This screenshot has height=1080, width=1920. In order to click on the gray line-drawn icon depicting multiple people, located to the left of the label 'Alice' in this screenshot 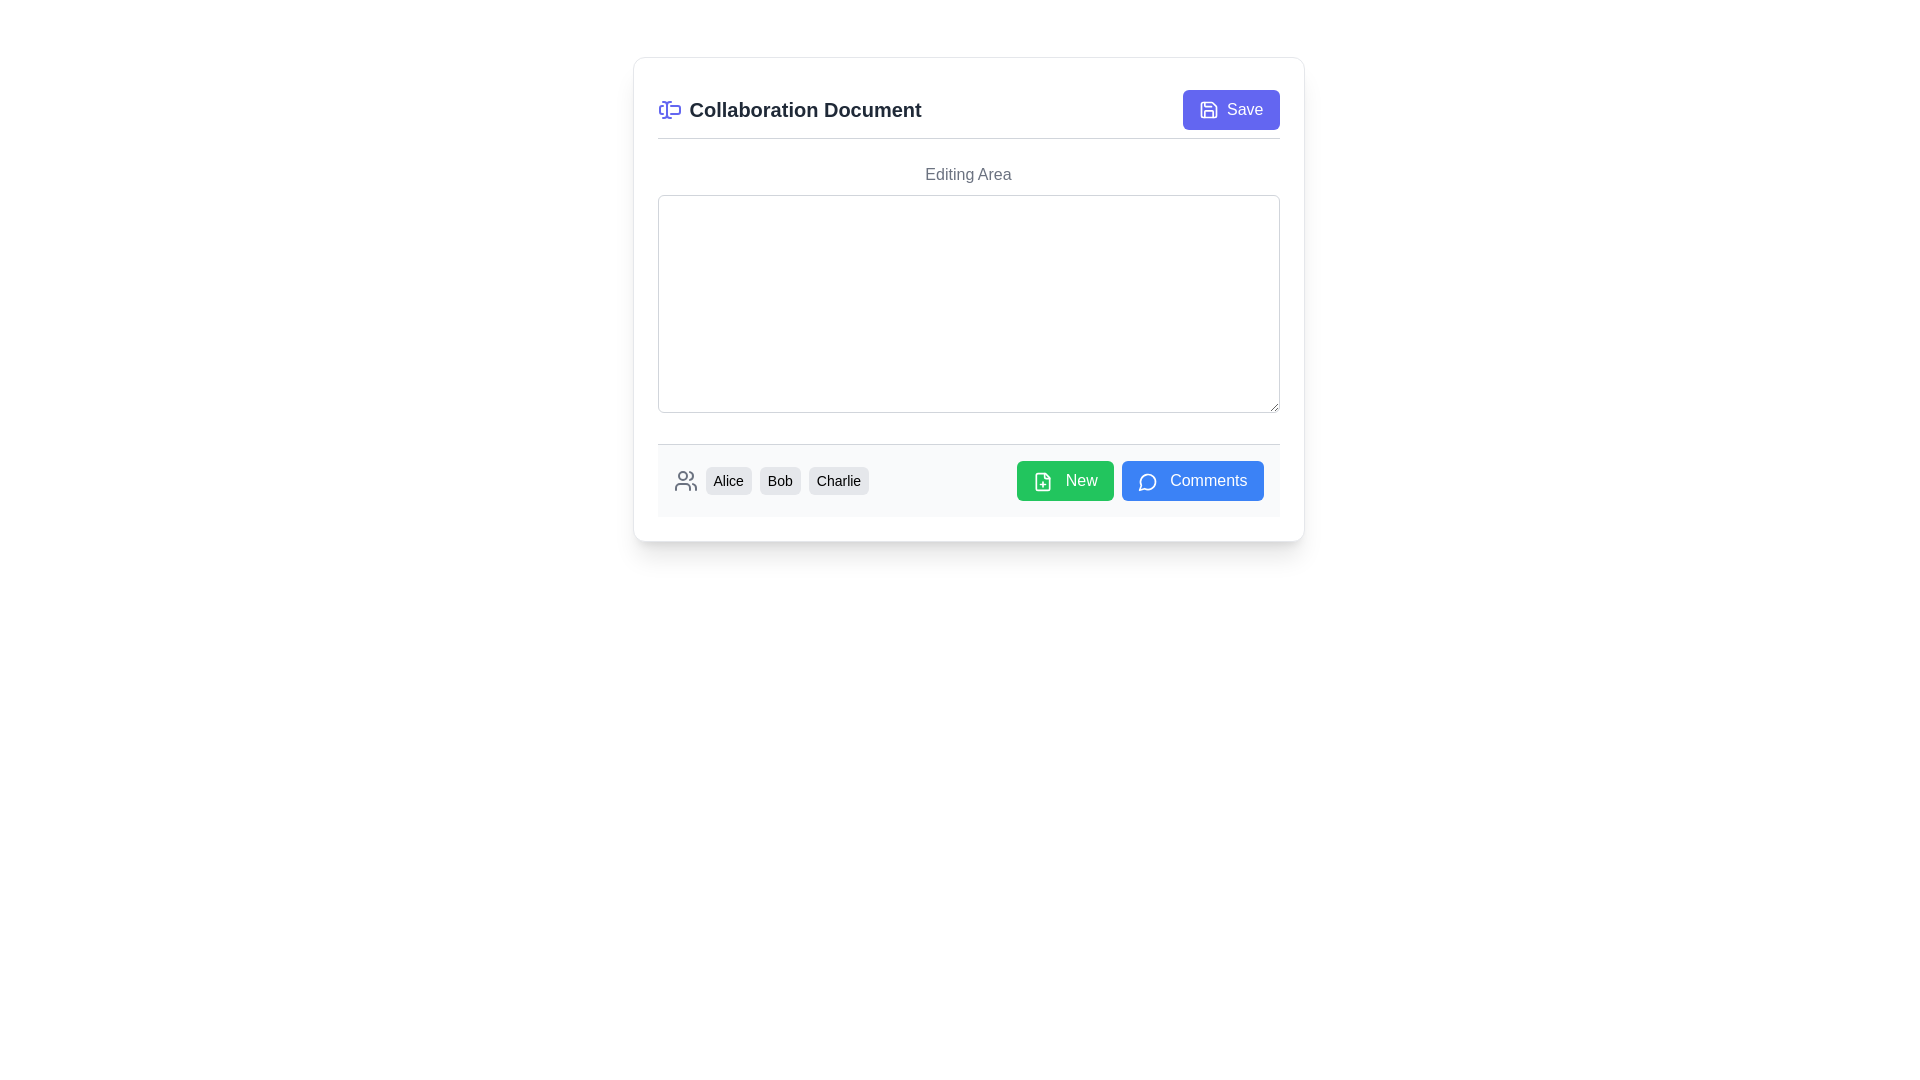, I will do `click(685, 481)`.